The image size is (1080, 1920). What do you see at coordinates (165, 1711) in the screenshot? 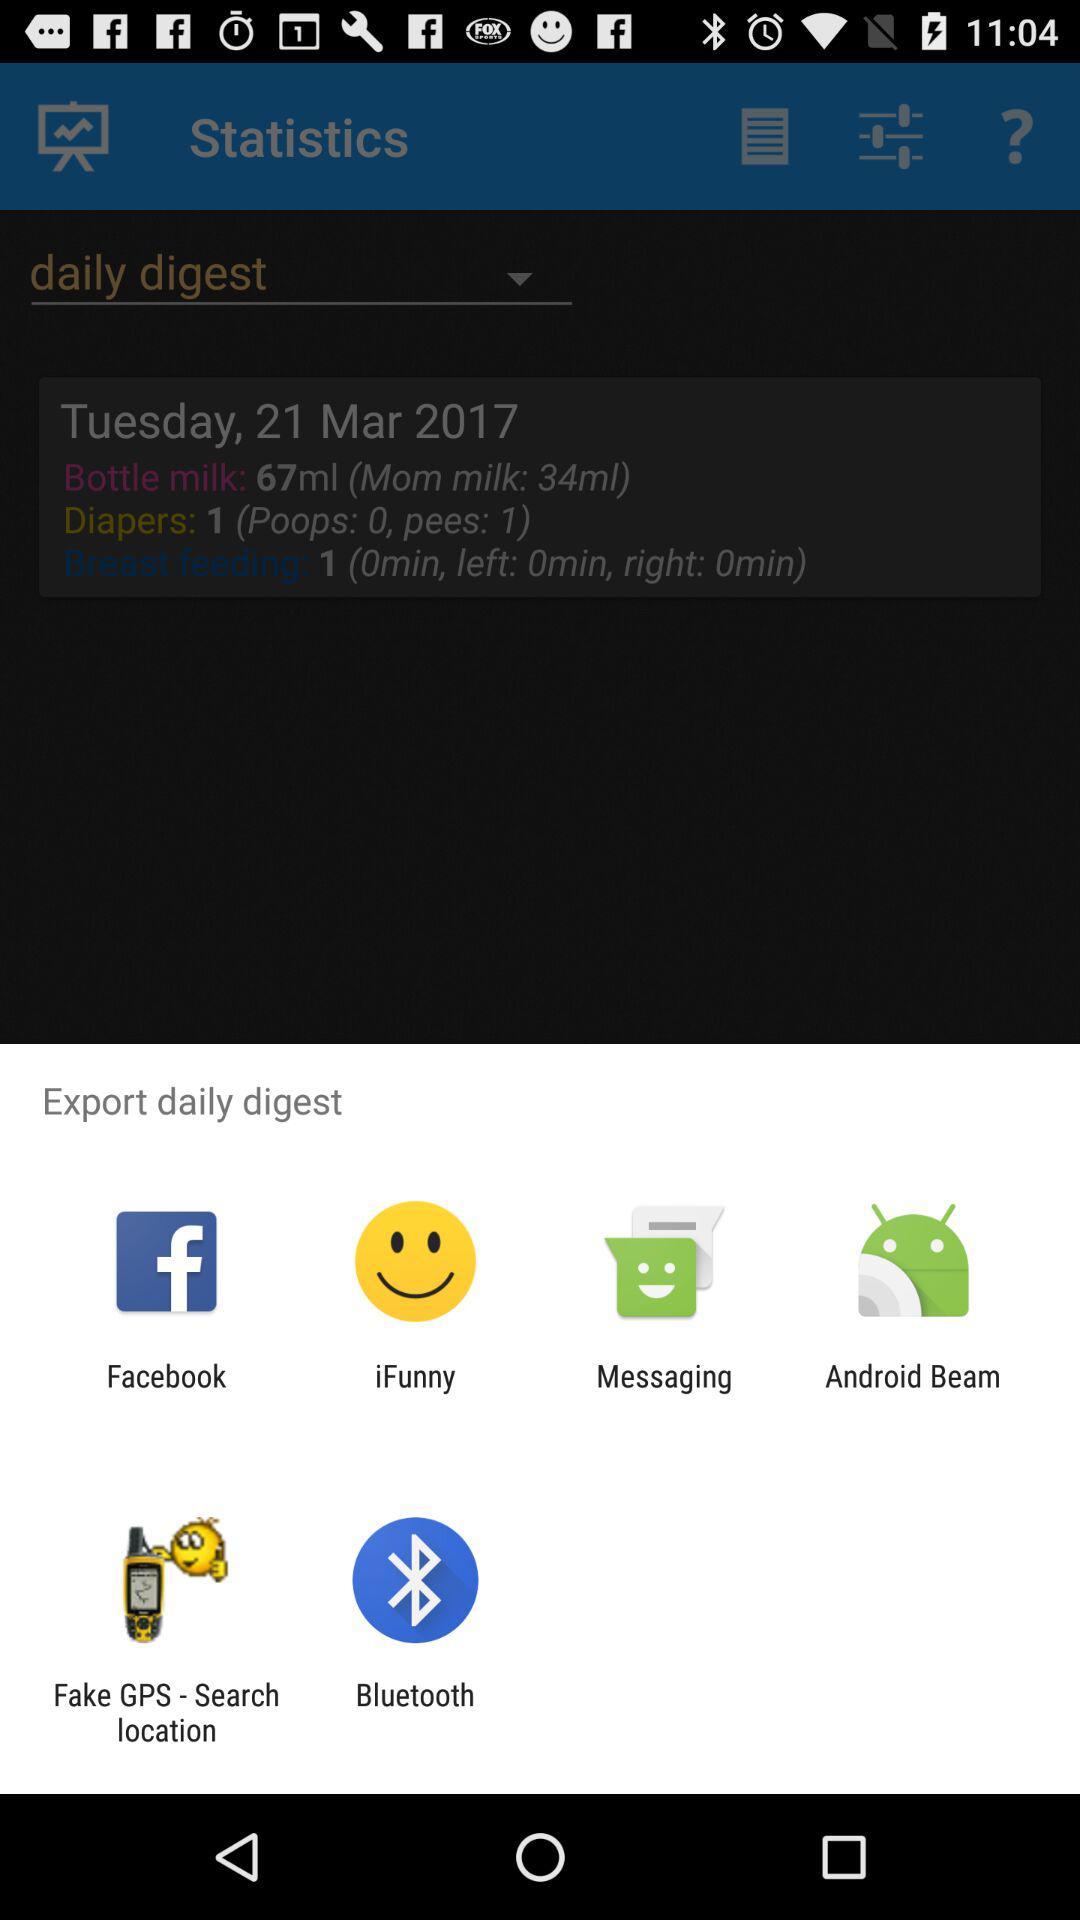
I see `fake gps search icon` at bounding box center [165, 1711].